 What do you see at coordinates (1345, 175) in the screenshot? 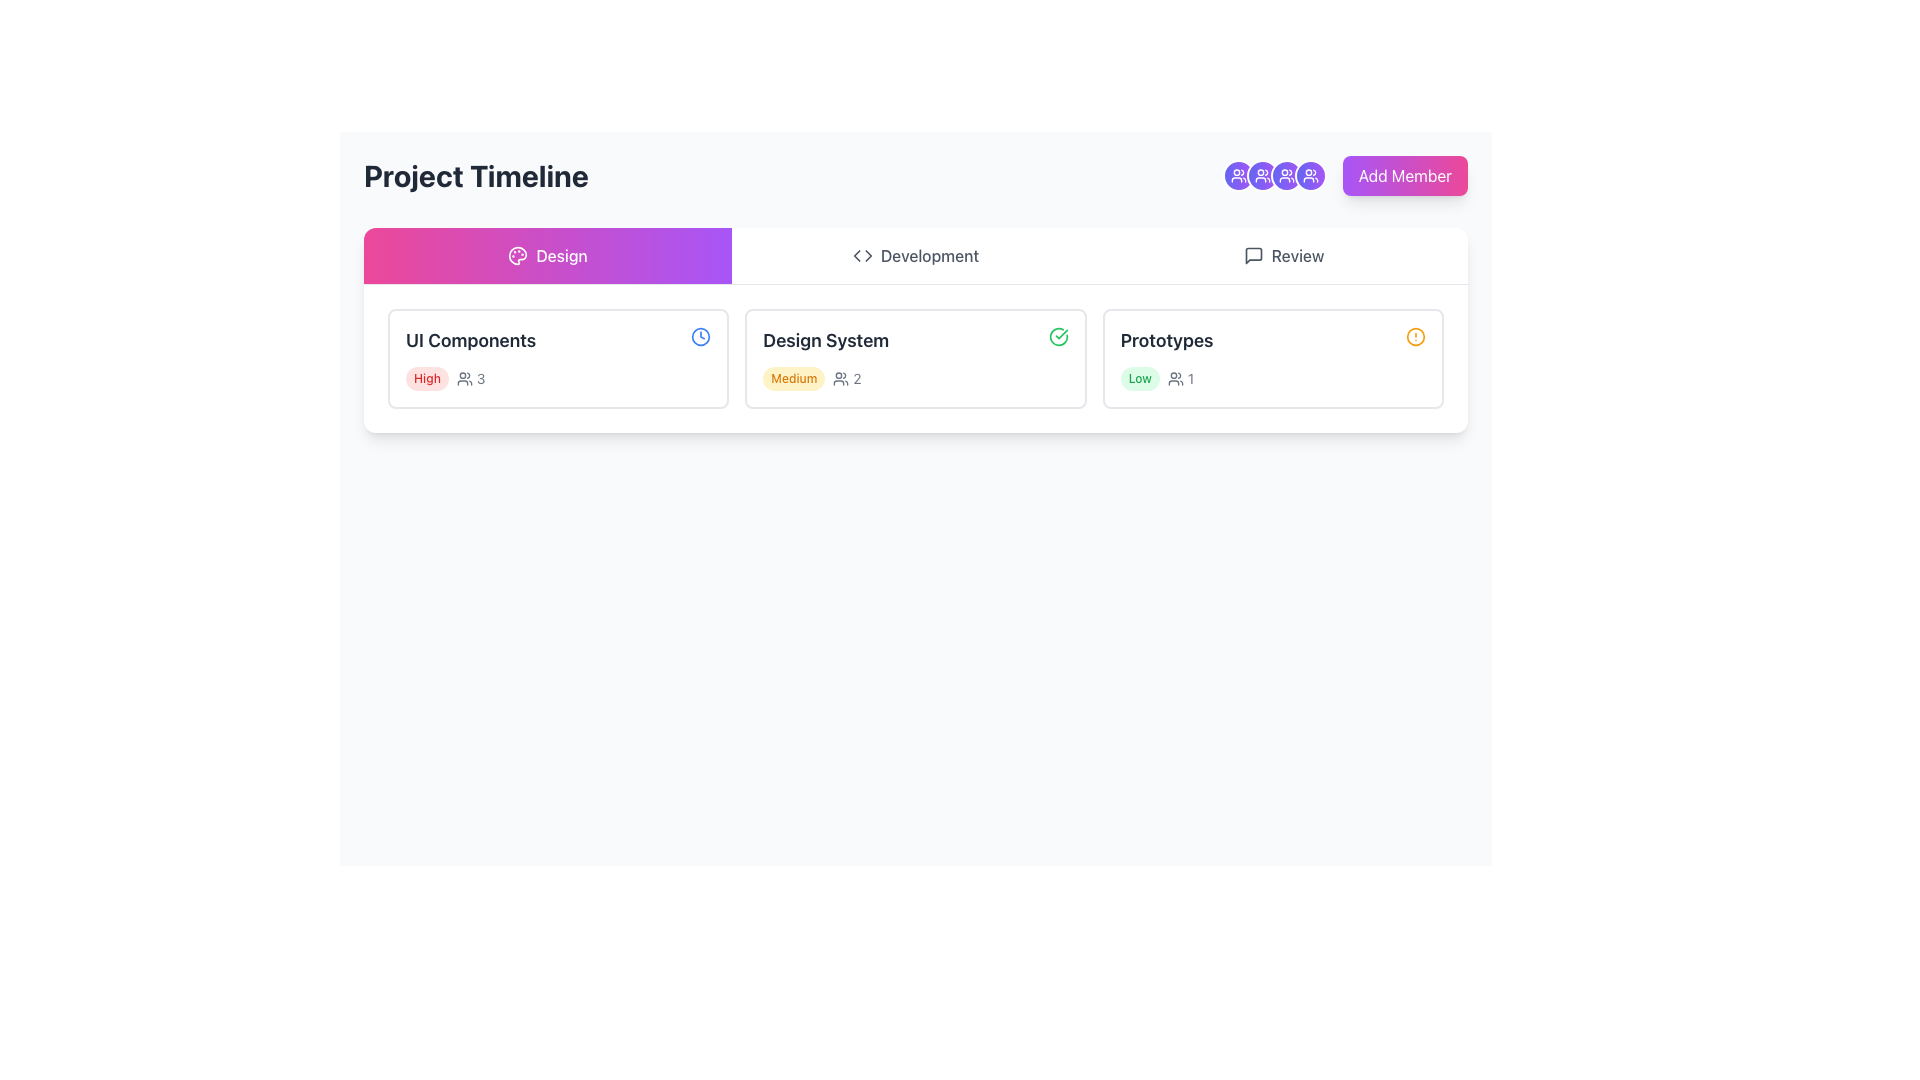
I see `the 'Add Member' button located in the upper-right corner under the 'Project Timeline' header` at bounding box center [1345, 175].